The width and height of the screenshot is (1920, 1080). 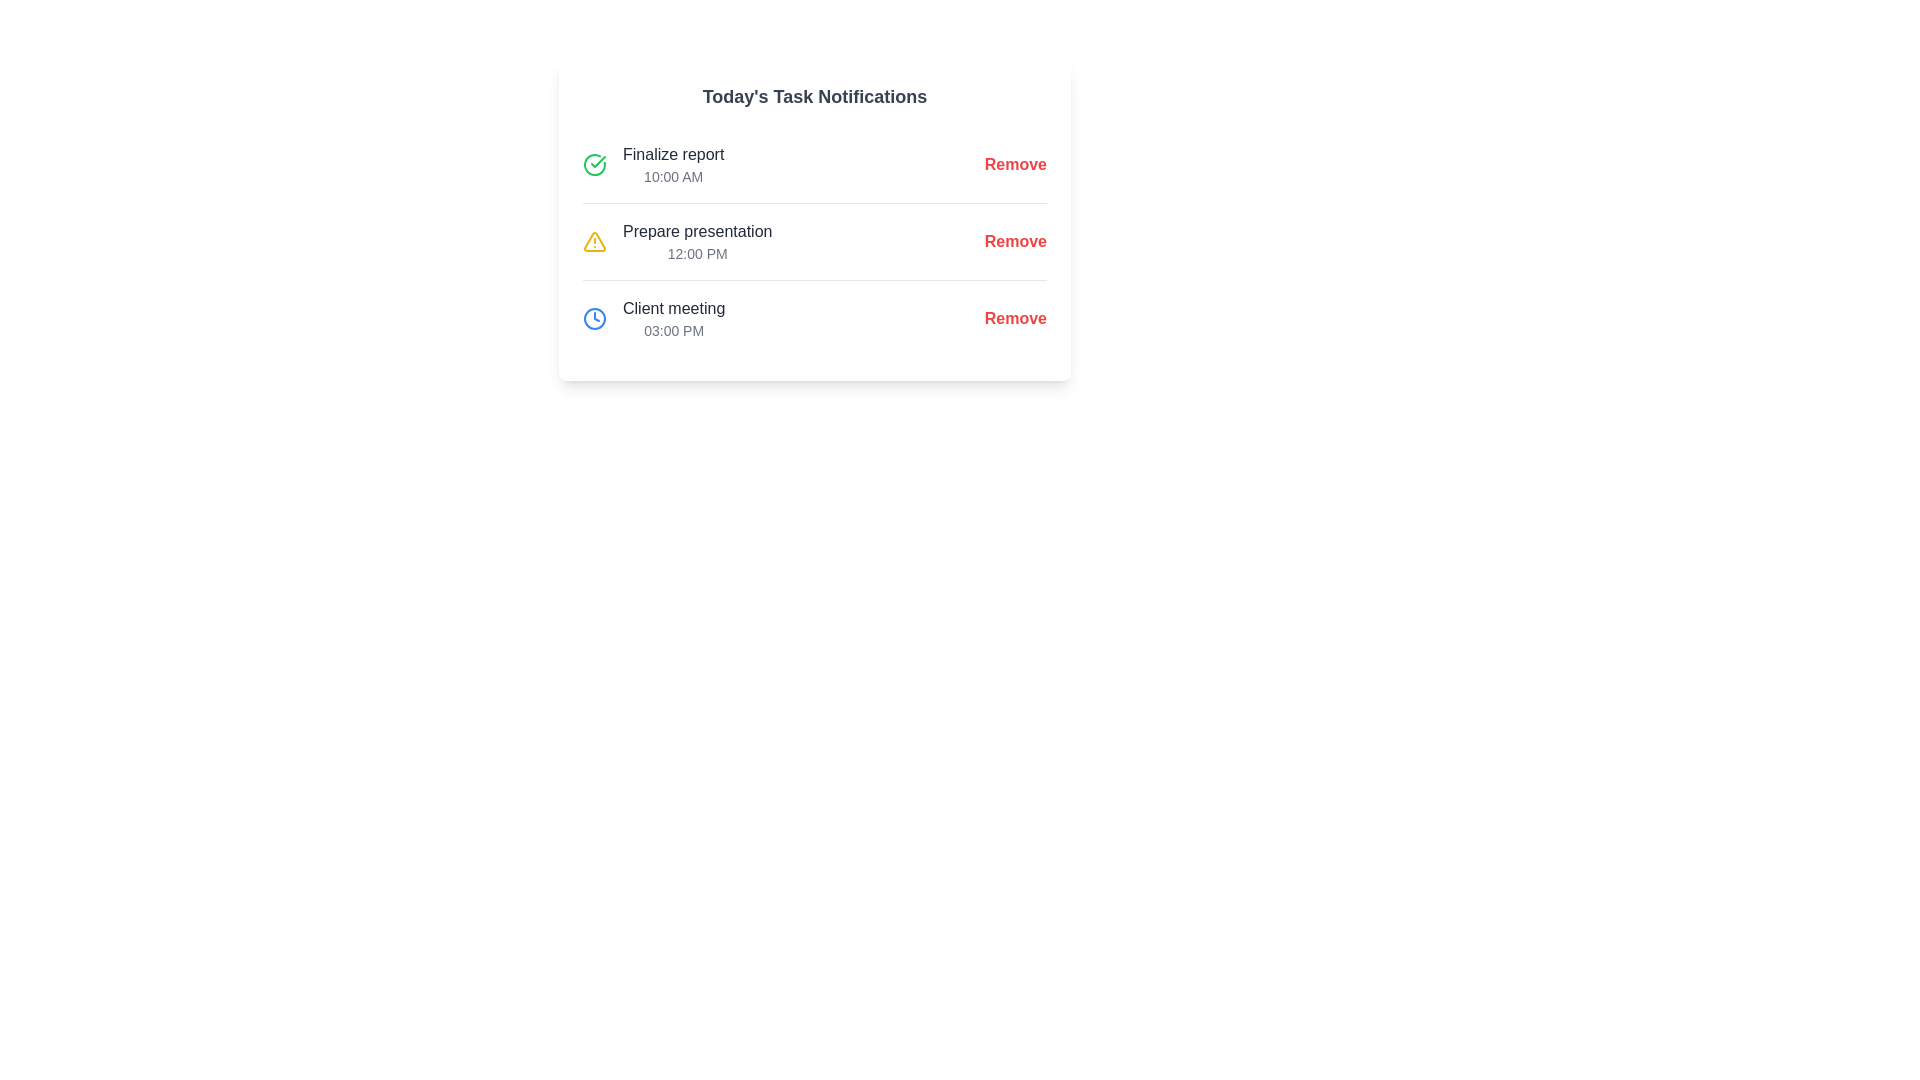 I want to click on the green circular icon with a checkmark inside, located to the left of the text 'Finalize report' in the 'Today's Task Notifications' section, so click(x=594, y=164).